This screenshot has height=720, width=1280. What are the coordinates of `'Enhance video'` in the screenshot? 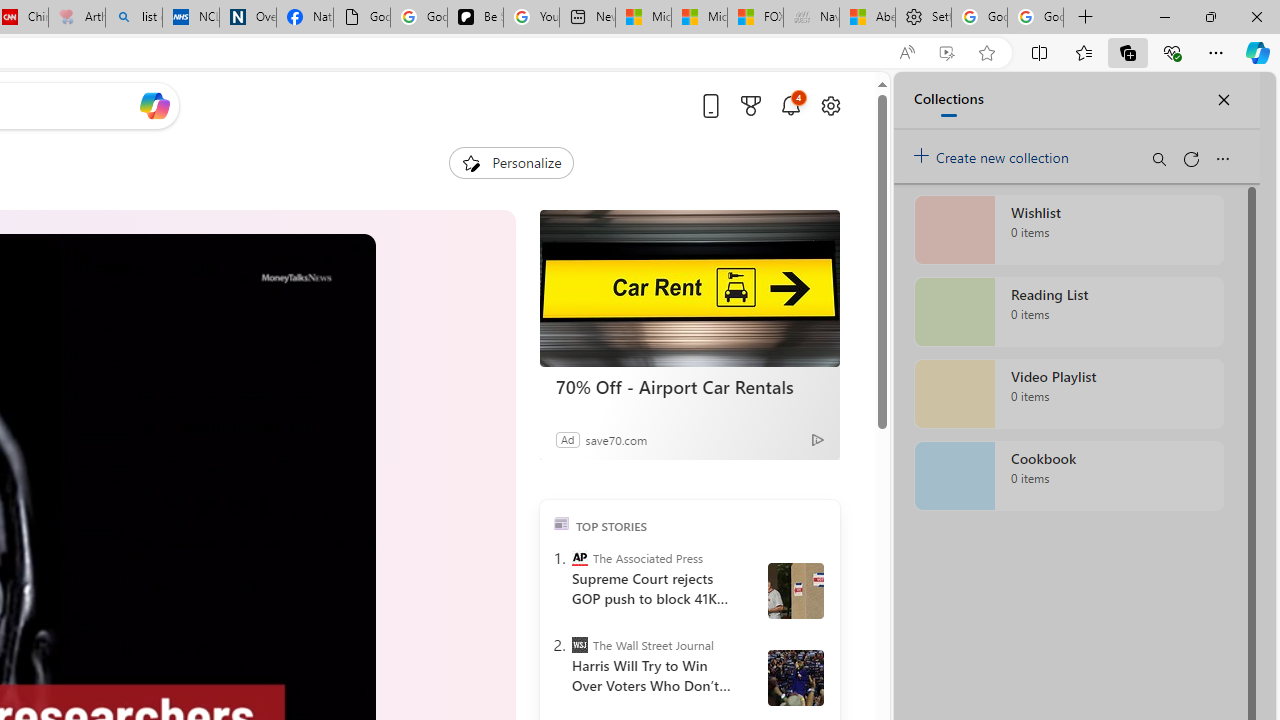 It's located at (945, 52).